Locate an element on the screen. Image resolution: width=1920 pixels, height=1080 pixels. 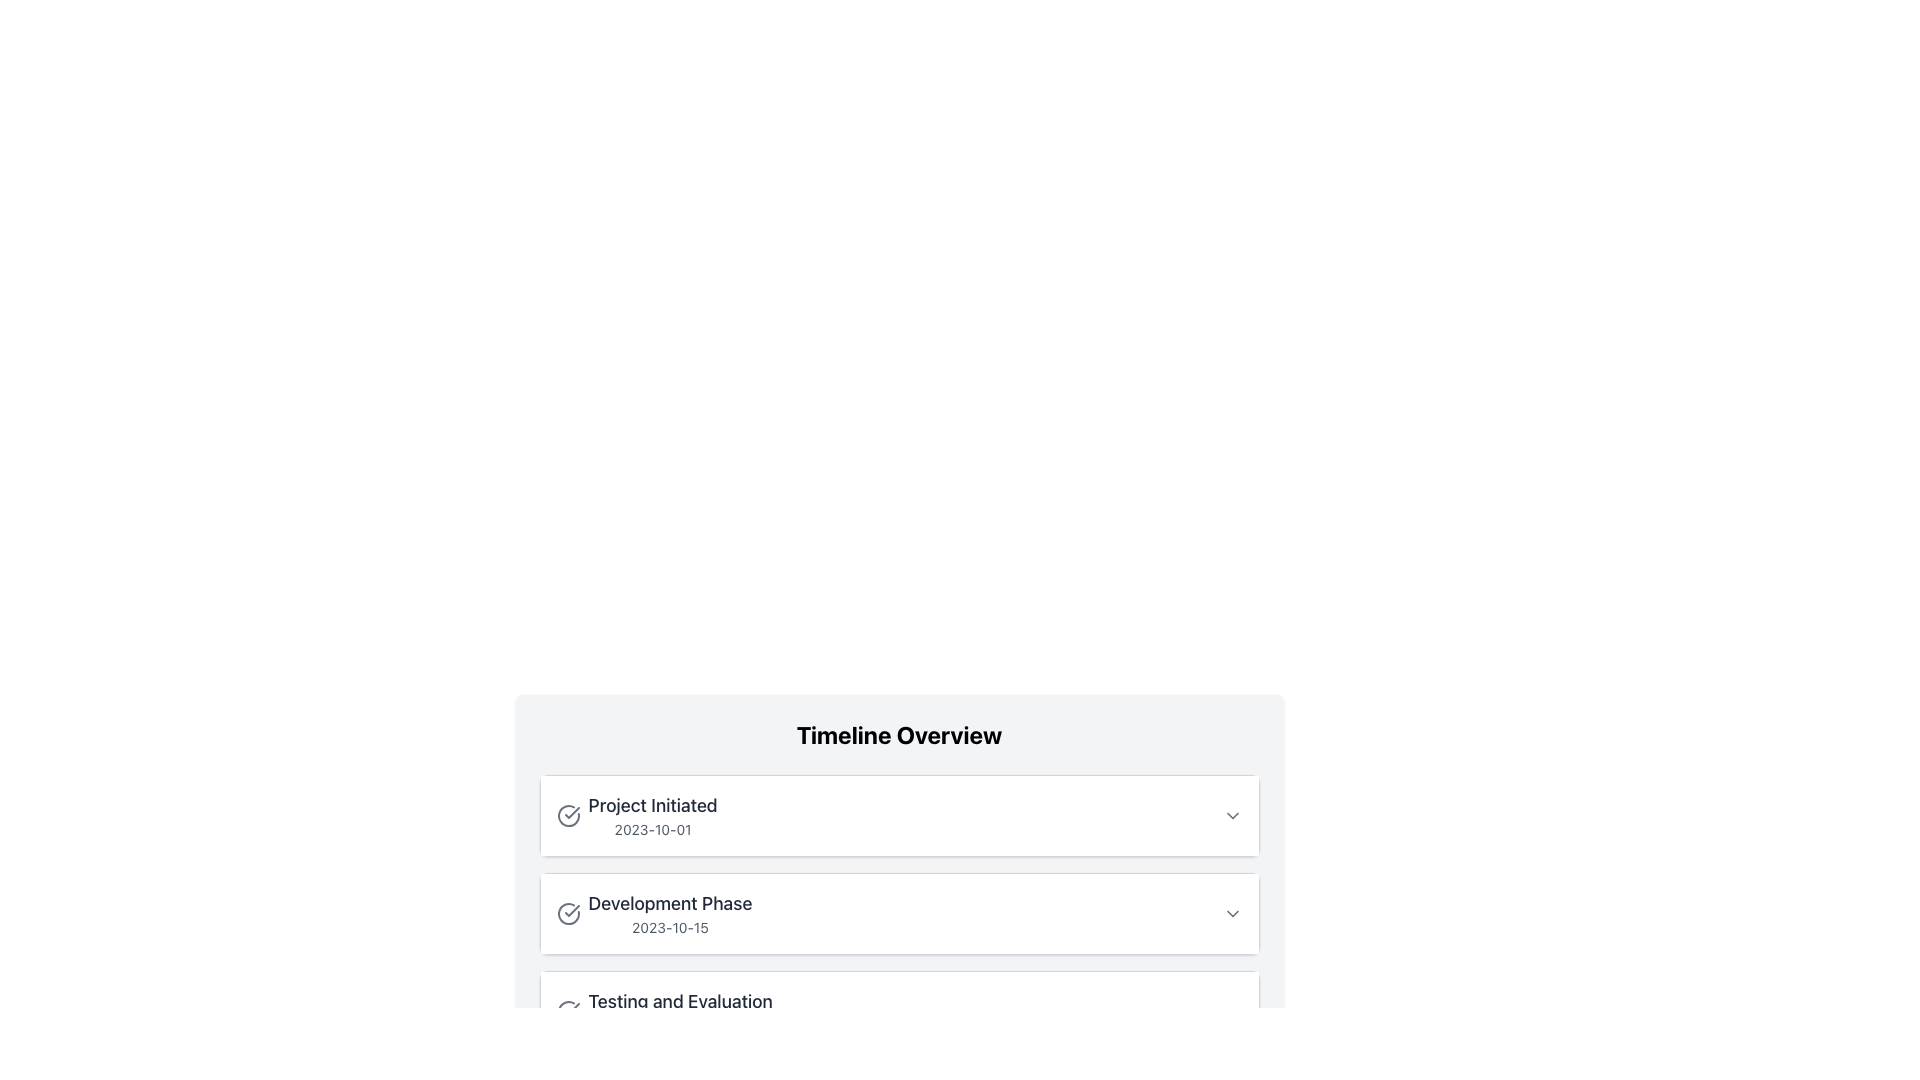
the 'Testing and Evaluation' milestone card in the 'Timeline Overview' section is located at coordinates (898, 1011).